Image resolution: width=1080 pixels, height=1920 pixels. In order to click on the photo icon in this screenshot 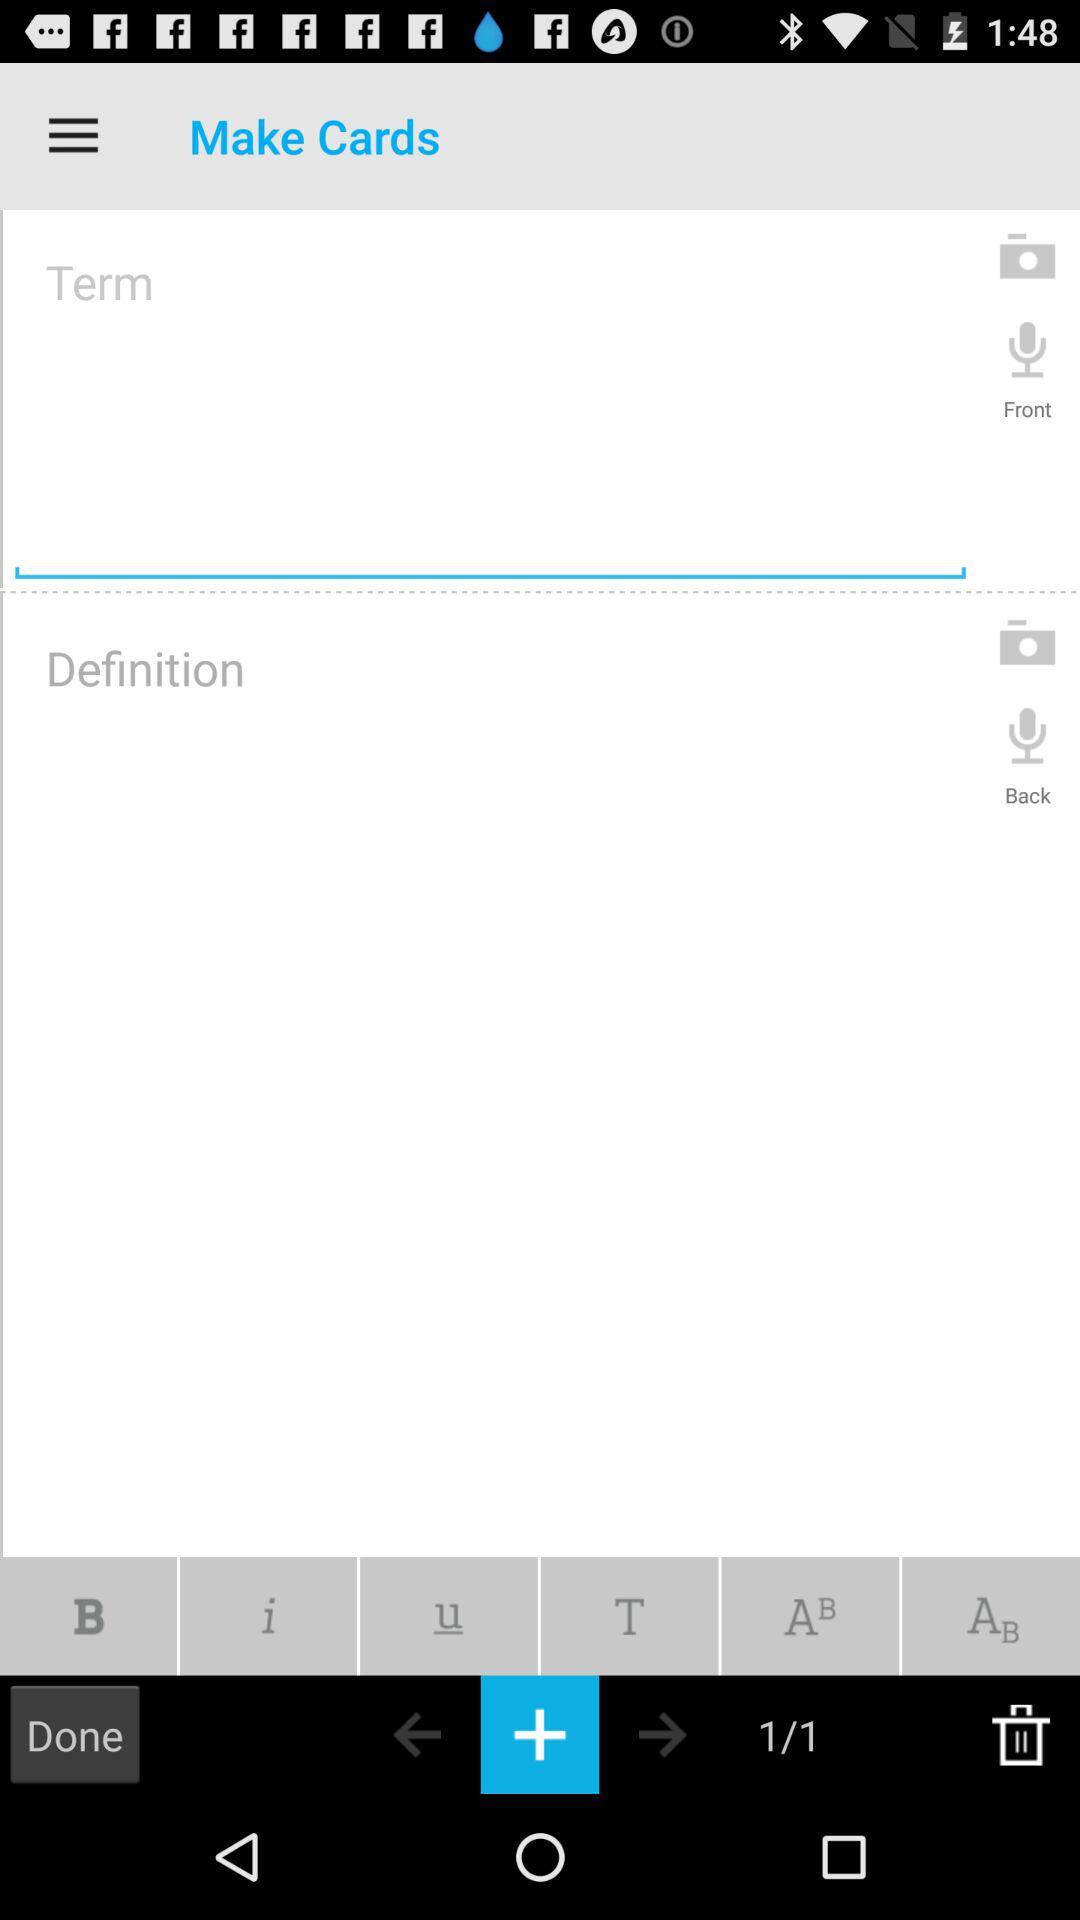, I will do `click(1027, 687)`.